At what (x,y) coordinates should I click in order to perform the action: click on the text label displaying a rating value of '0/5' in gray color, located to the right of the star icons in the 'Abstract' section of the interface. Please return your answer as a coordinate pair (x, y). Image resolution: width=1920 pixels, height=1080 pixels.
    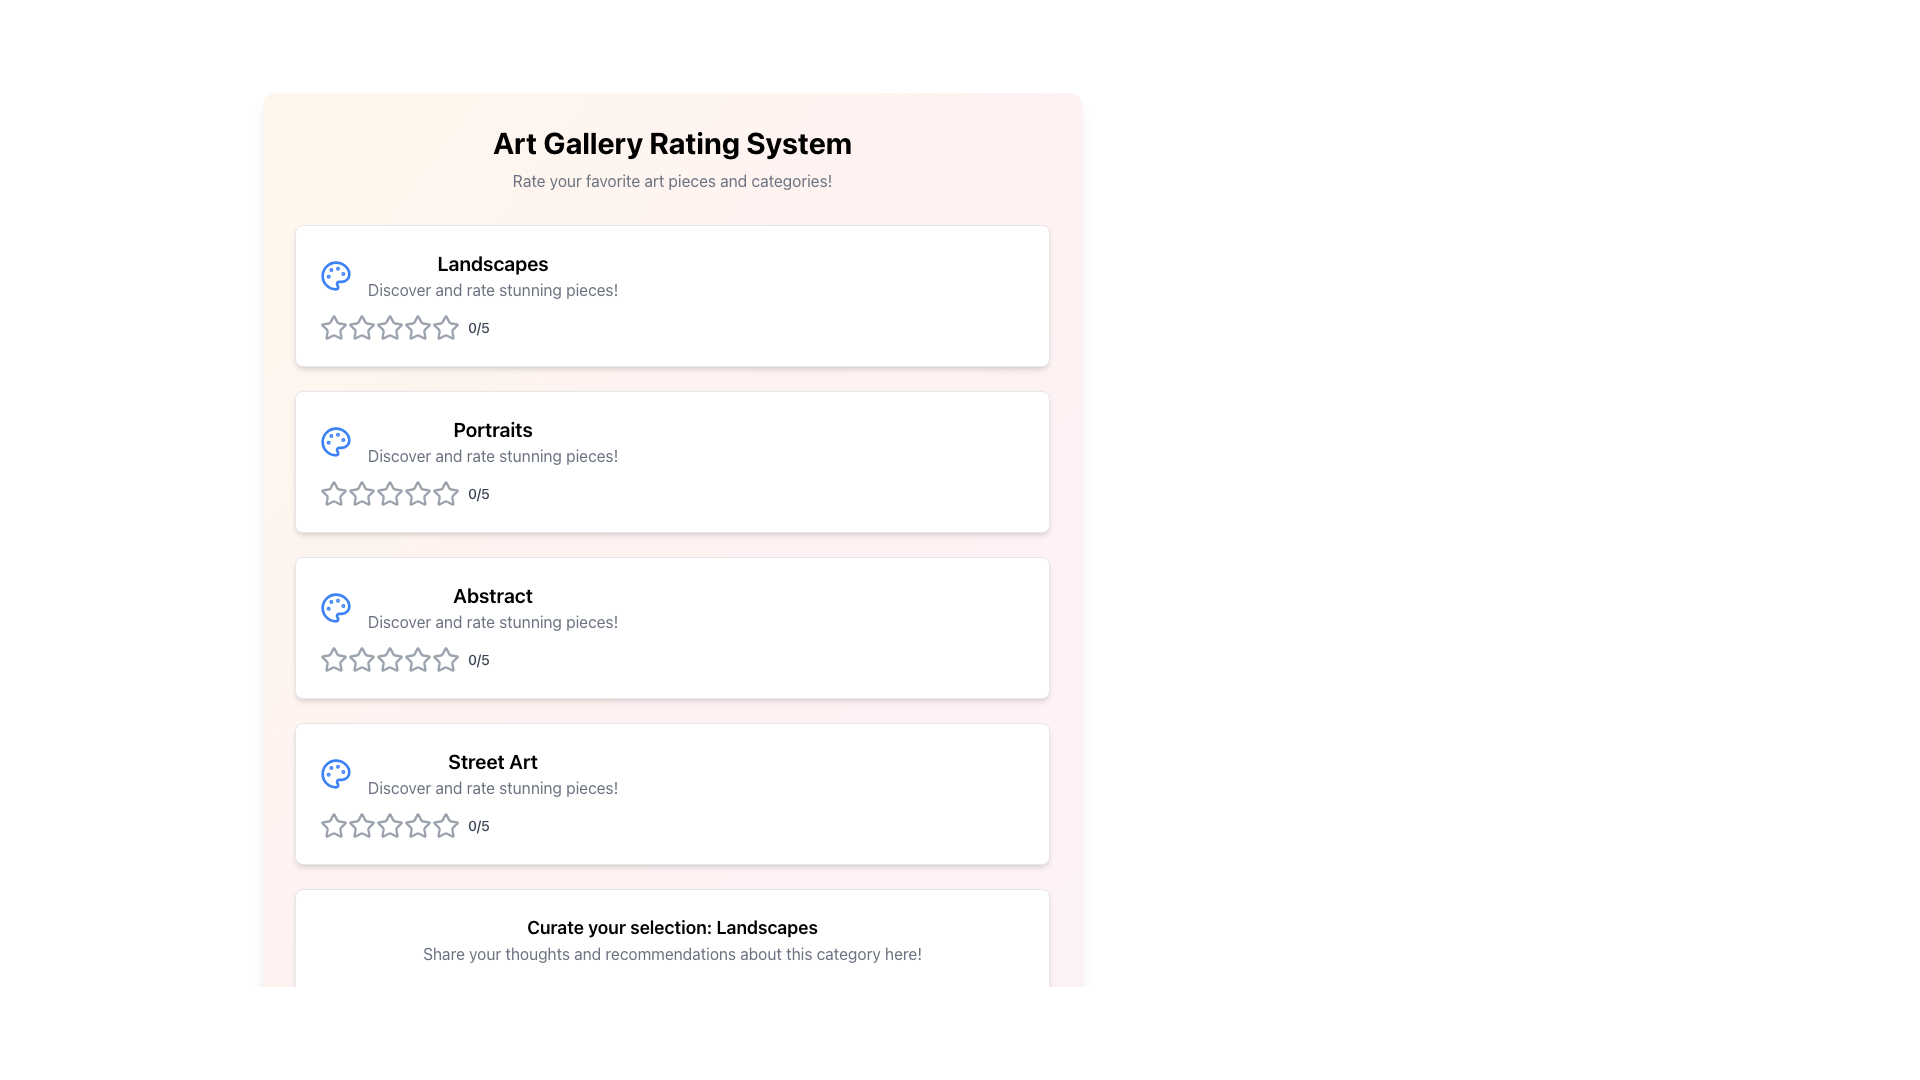
    Looking at the image, I should click on (478, 659).